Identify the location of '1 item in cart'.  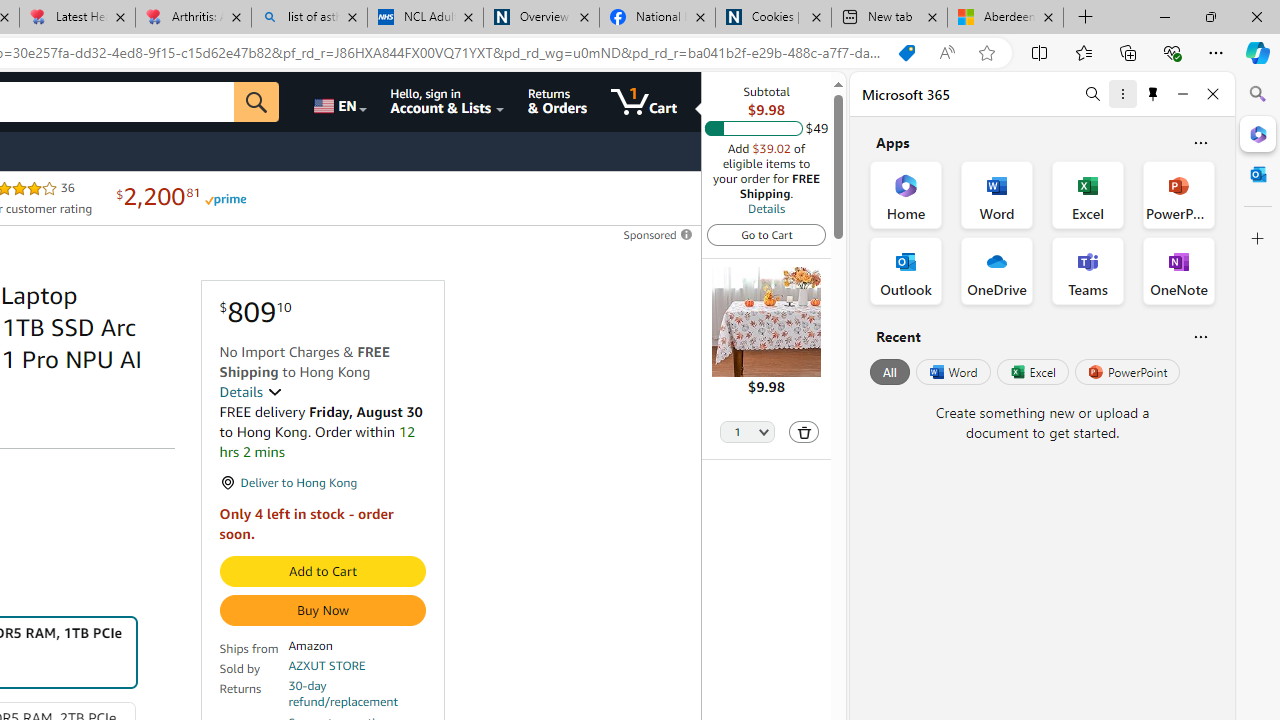
(643, 101).